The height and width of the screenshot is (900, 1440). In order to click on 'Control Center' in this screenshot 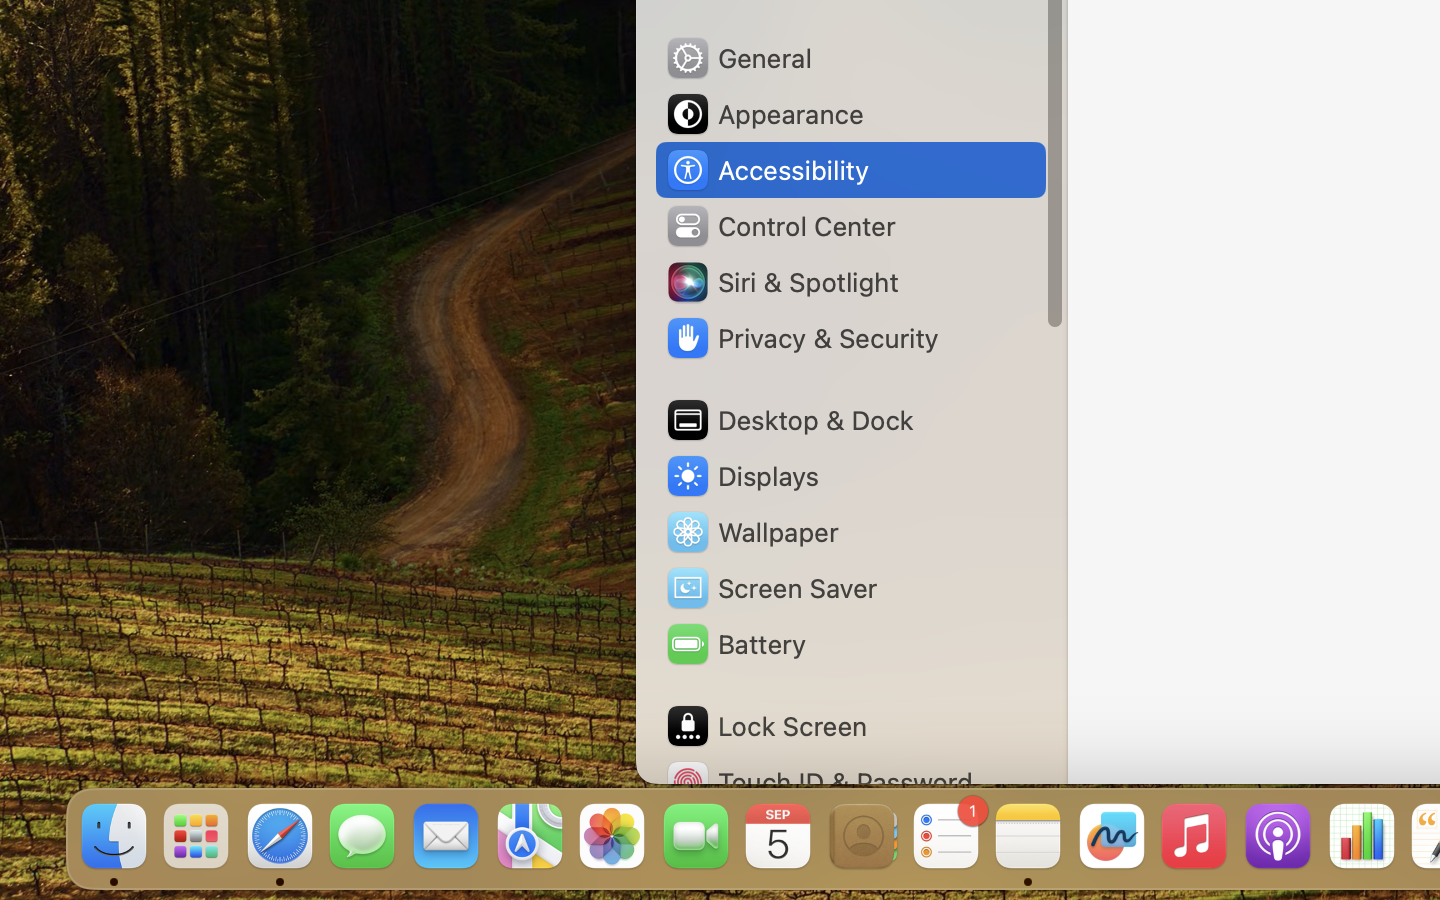, I will do `click(779, 225)`.